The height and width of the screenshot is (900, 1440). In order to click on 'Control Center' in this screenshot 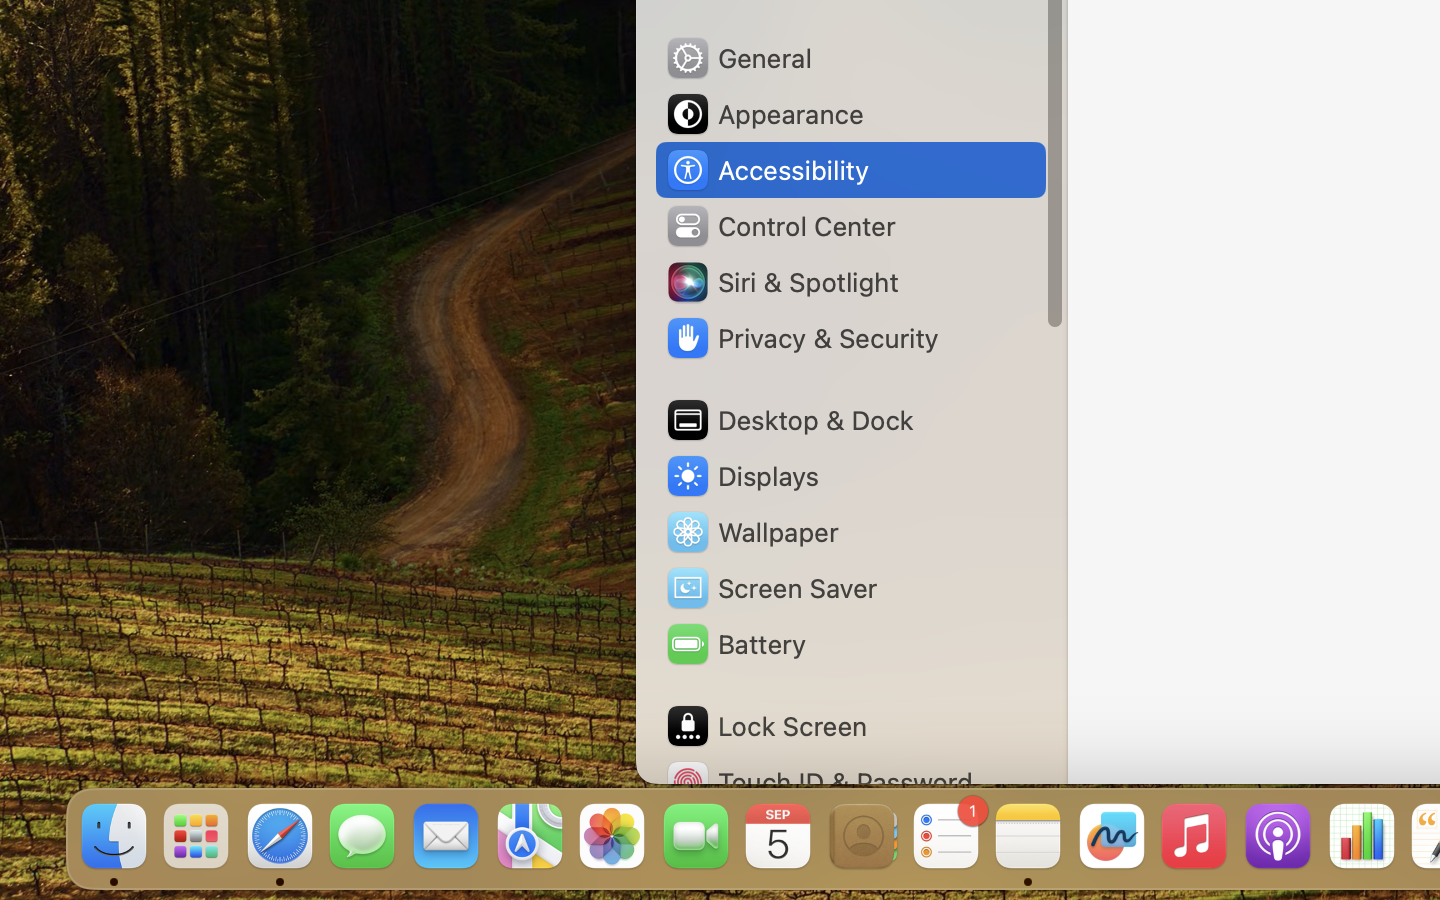, I will do `click(779, 225)`.